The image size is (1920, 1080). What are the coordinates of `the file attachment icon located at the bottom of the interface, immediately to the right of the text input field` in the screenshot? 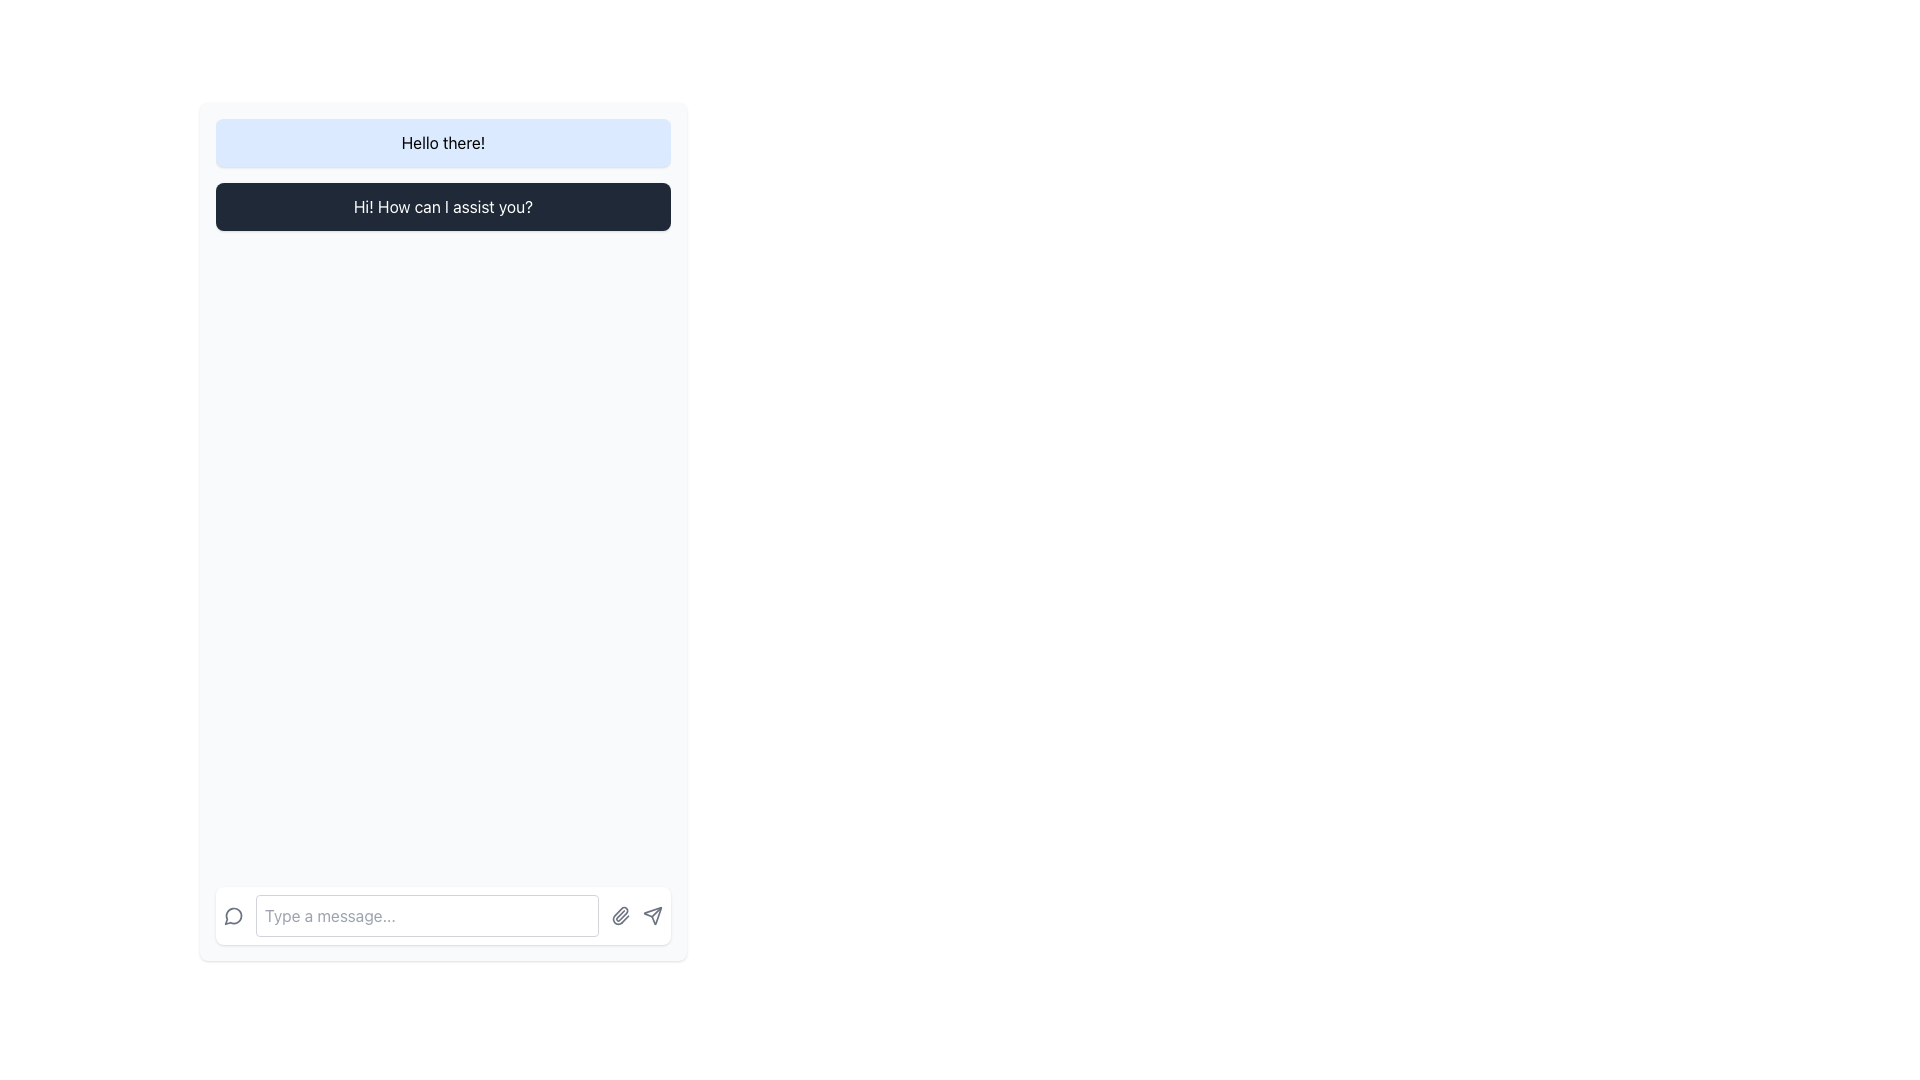 It's located at (619, 915).